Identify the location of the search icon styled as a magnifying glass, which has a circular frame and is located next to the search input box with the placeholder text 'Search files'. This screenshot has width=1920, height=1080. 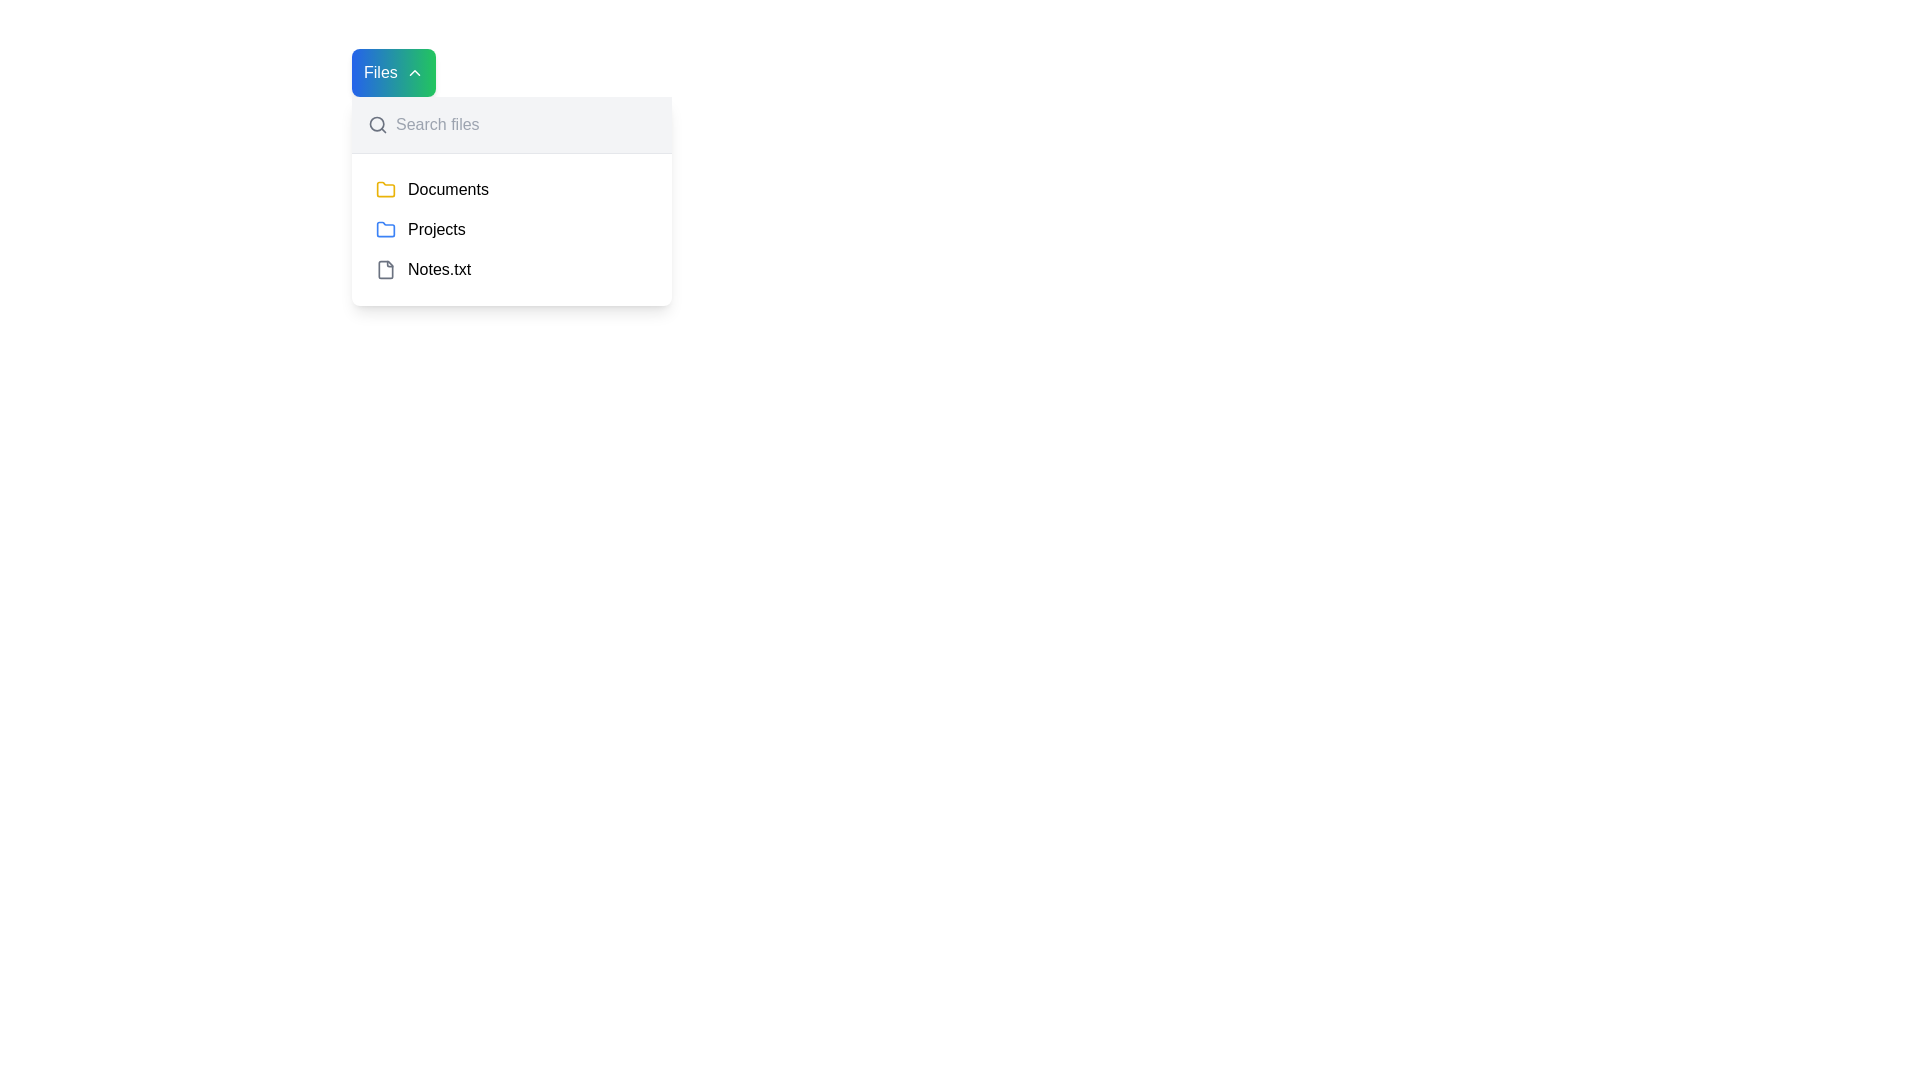
(378, 124).